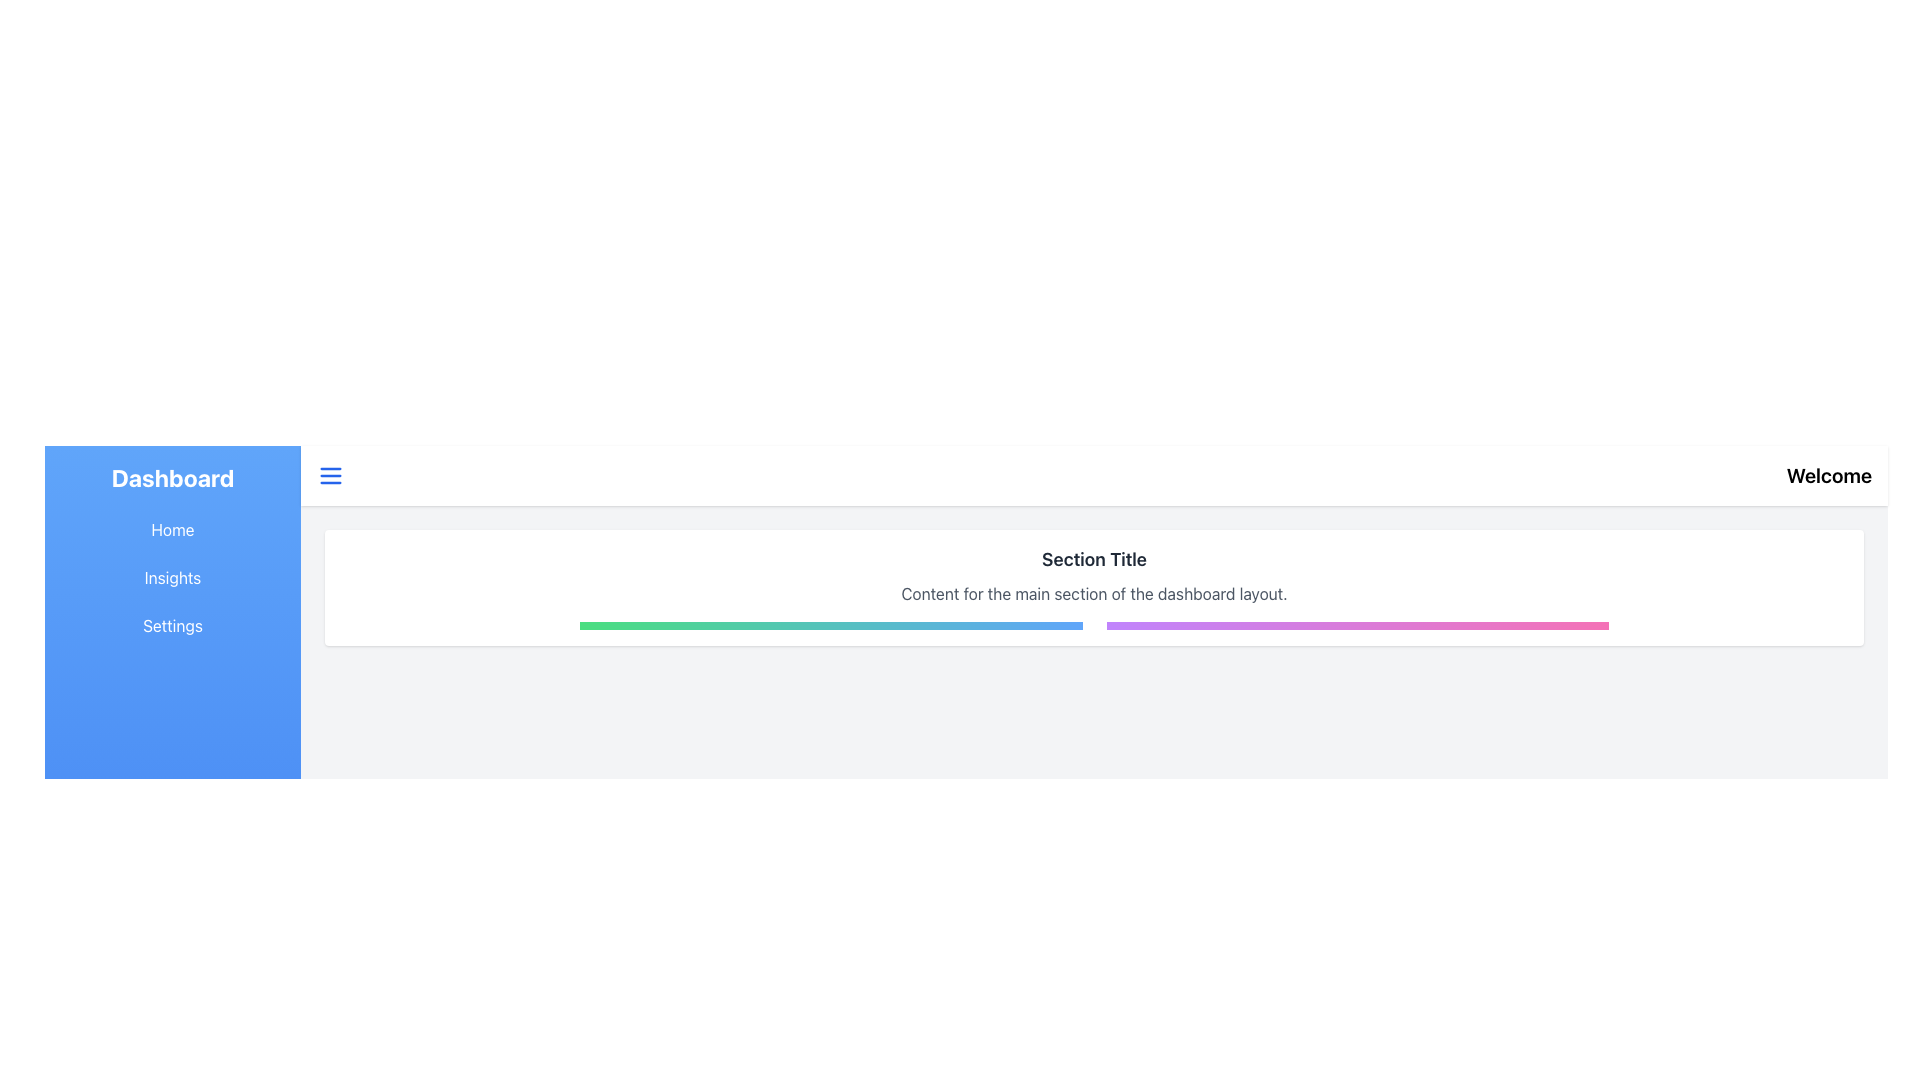 The width and height of the screenshot is (1920, 1080). I want to click on the 'Welcome' static text label located on the rightmost side of the top navigation bar, which is styled in bold and larger font size to indicate its importance, so click(1829, 475).